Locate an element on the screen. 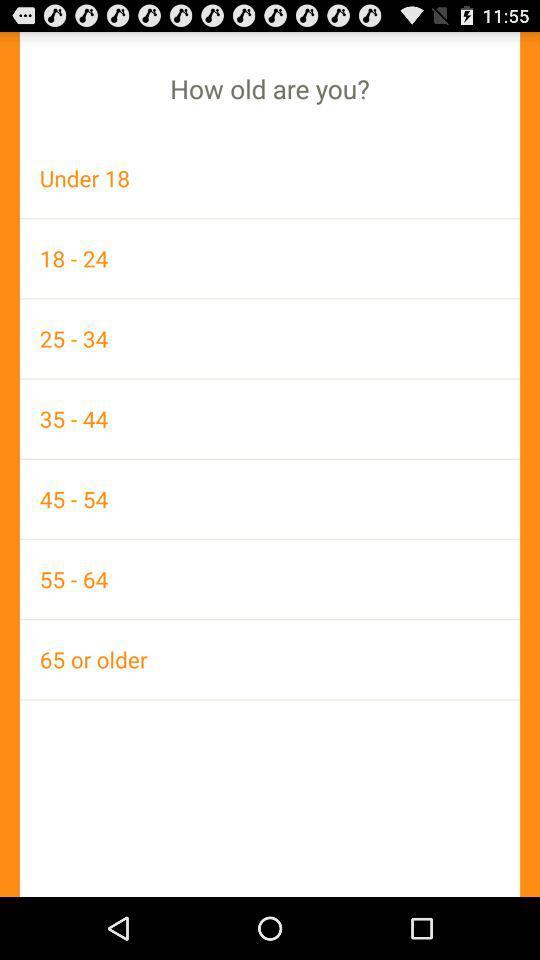 The width and height of the screenshot is (540, 960). item above the 45 - 54 item is located at coordinates (270, 417).